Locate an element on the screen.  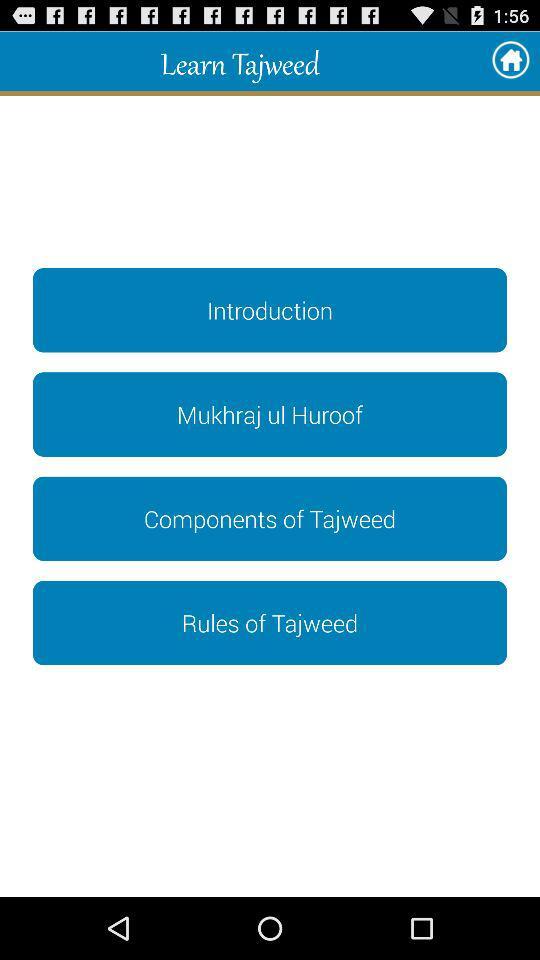
item next to learn tajweed icon is located at coordinates (510, 61).